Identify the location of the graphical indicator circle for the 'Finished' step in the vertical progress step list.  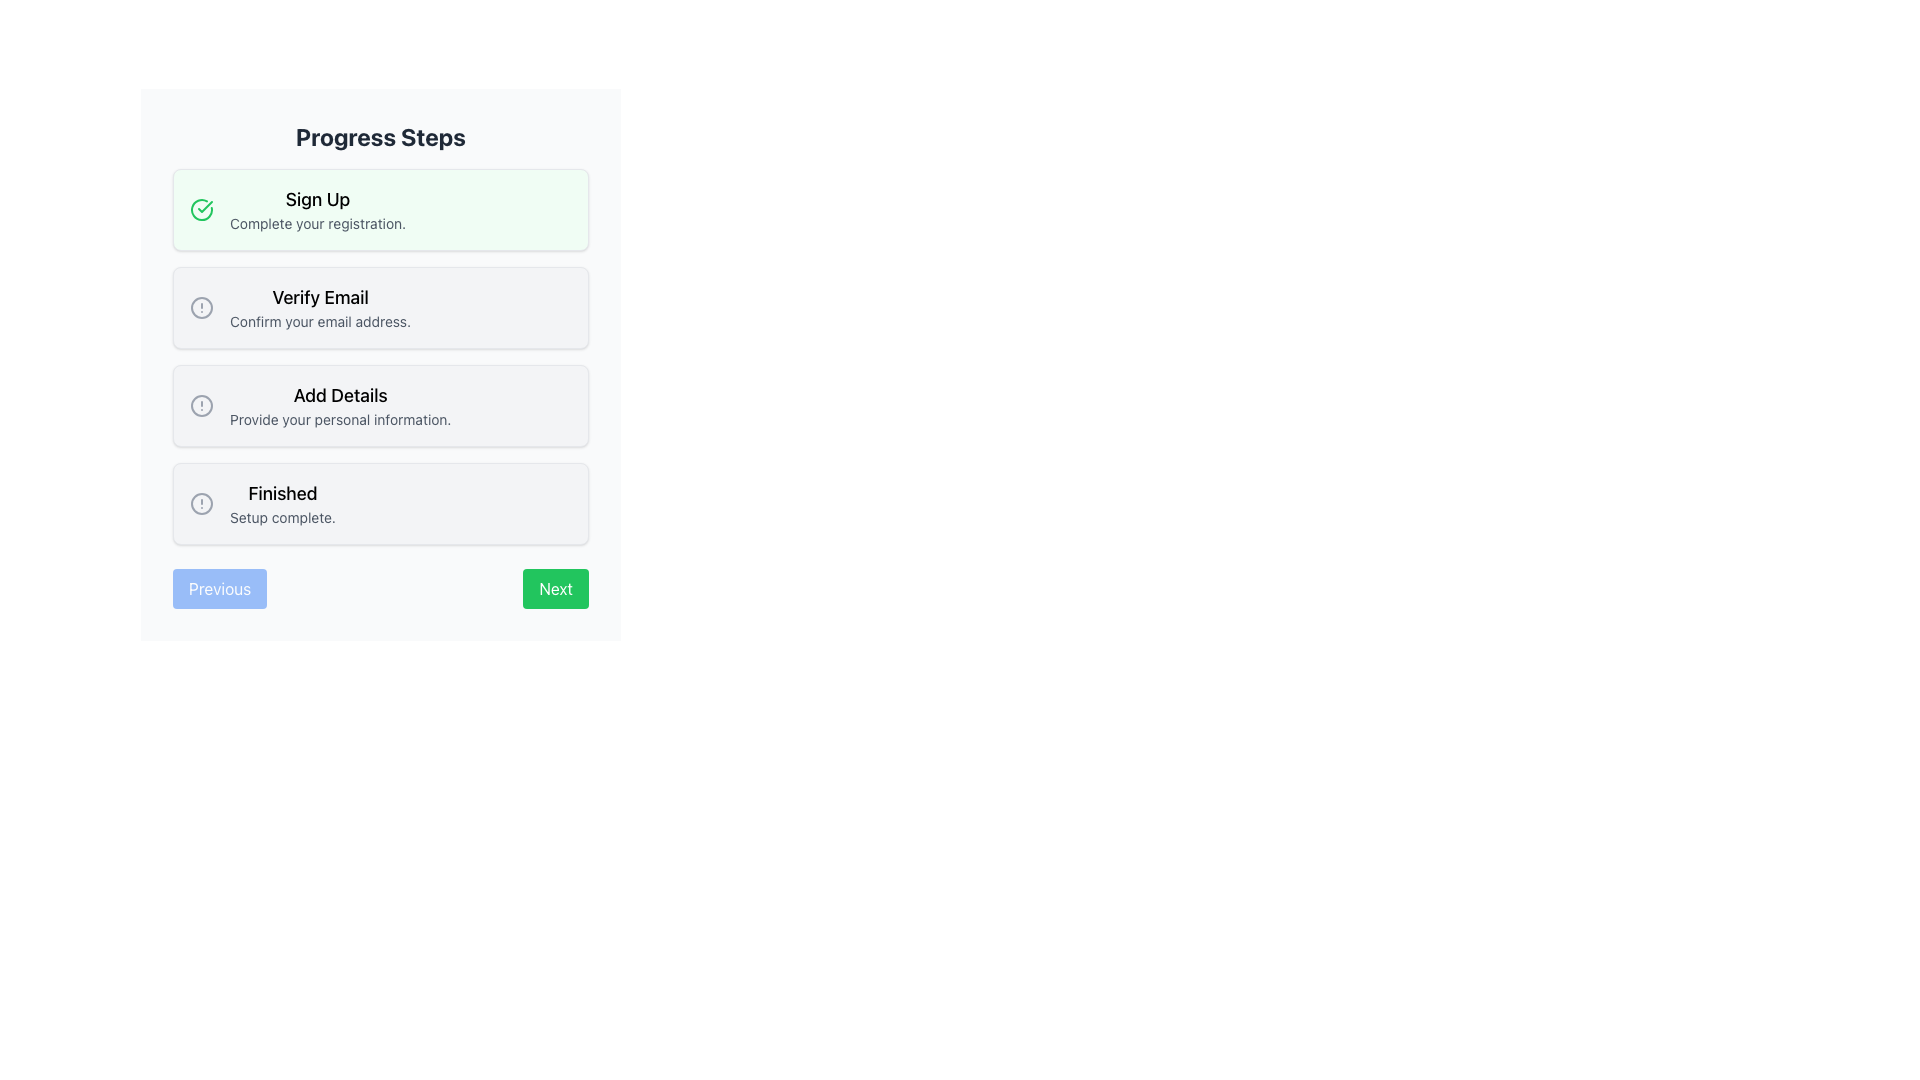
(201, 503).